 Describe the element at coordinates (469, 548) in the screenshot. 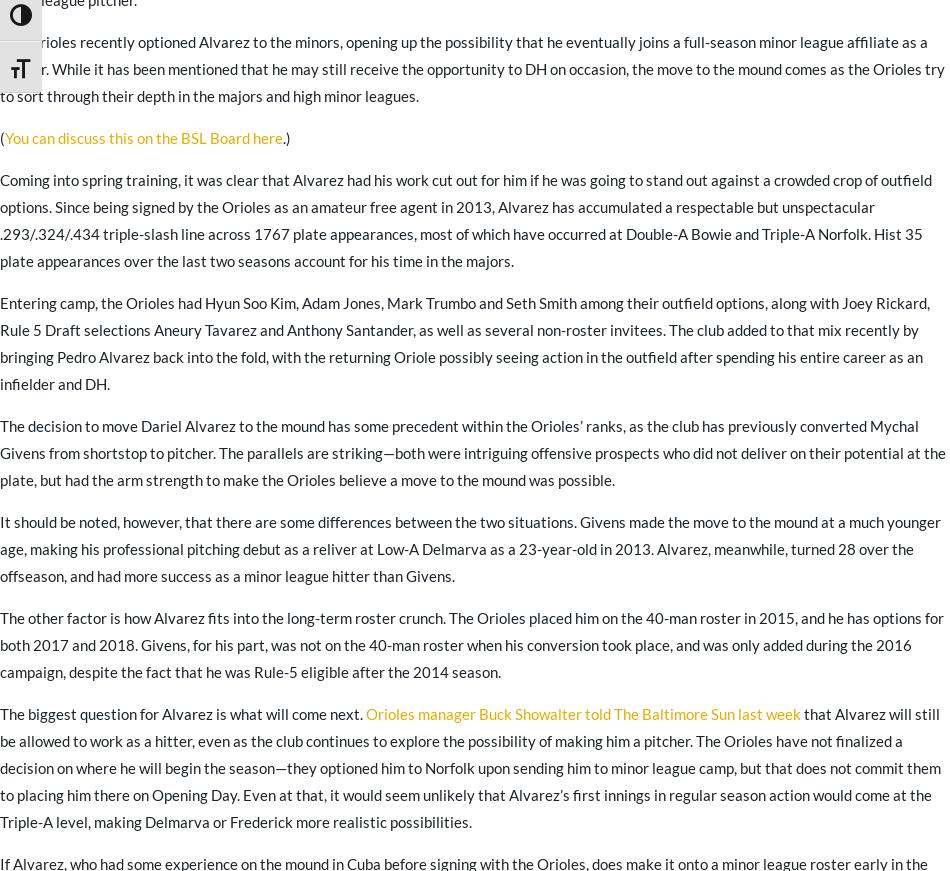

I see `'It should be noted, however, that there are some differences between the two situations. Givens made the move to the mound at a much younger age, making his professional pitching debut as a reliver at Low-A Delmarva as a 23-year-old in 2013. Alvarez, meanwhile, turned 28 over the offseason, and had more success as a minor league hitter than Givens.'` at that location.